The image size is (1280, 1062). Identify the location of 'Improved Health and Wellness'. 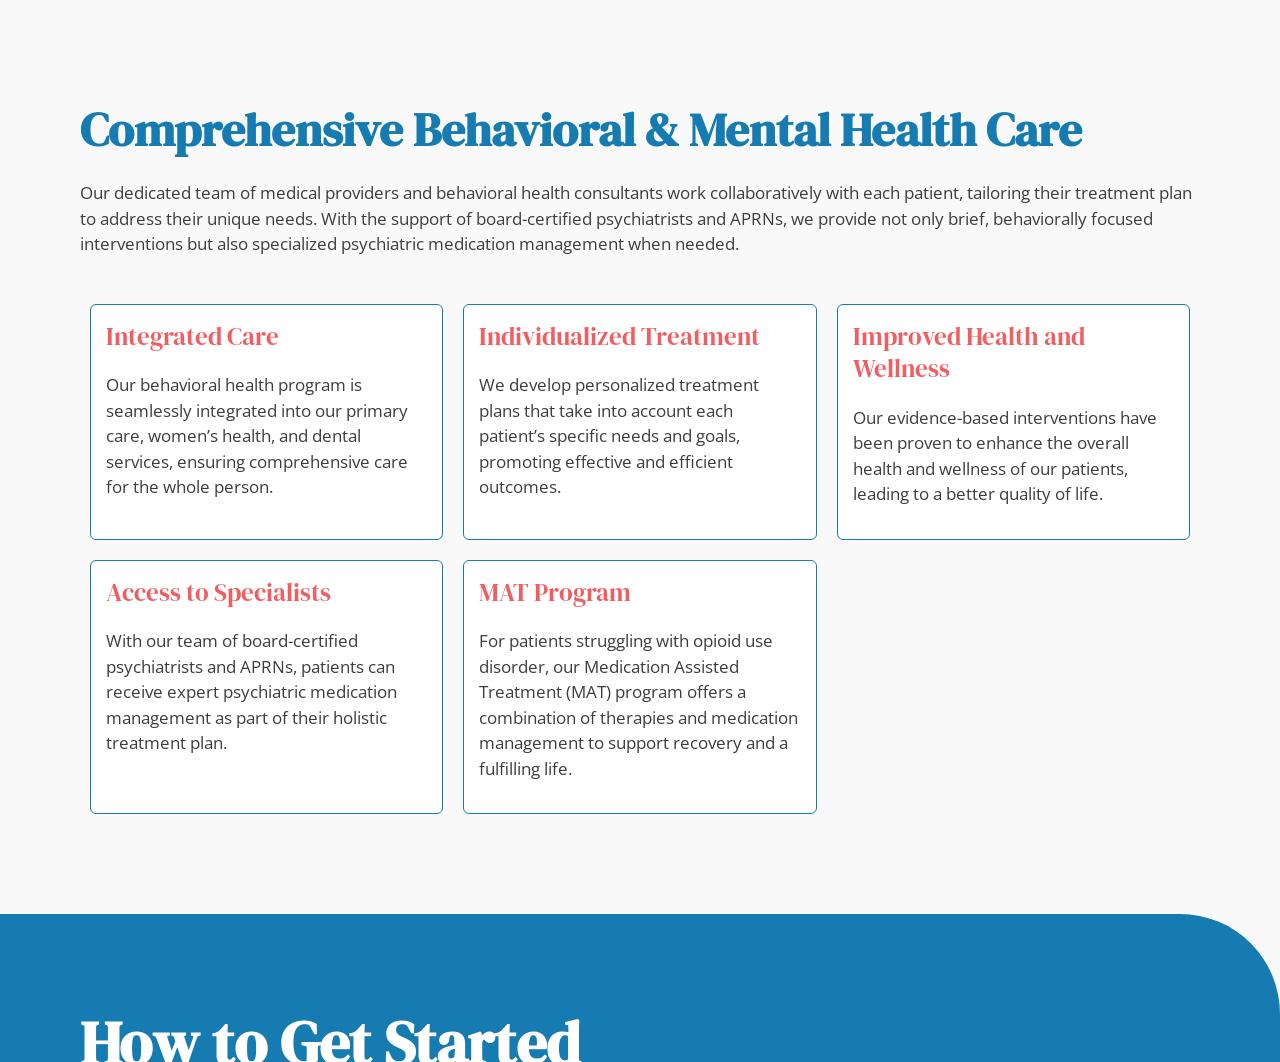
(851, 350).